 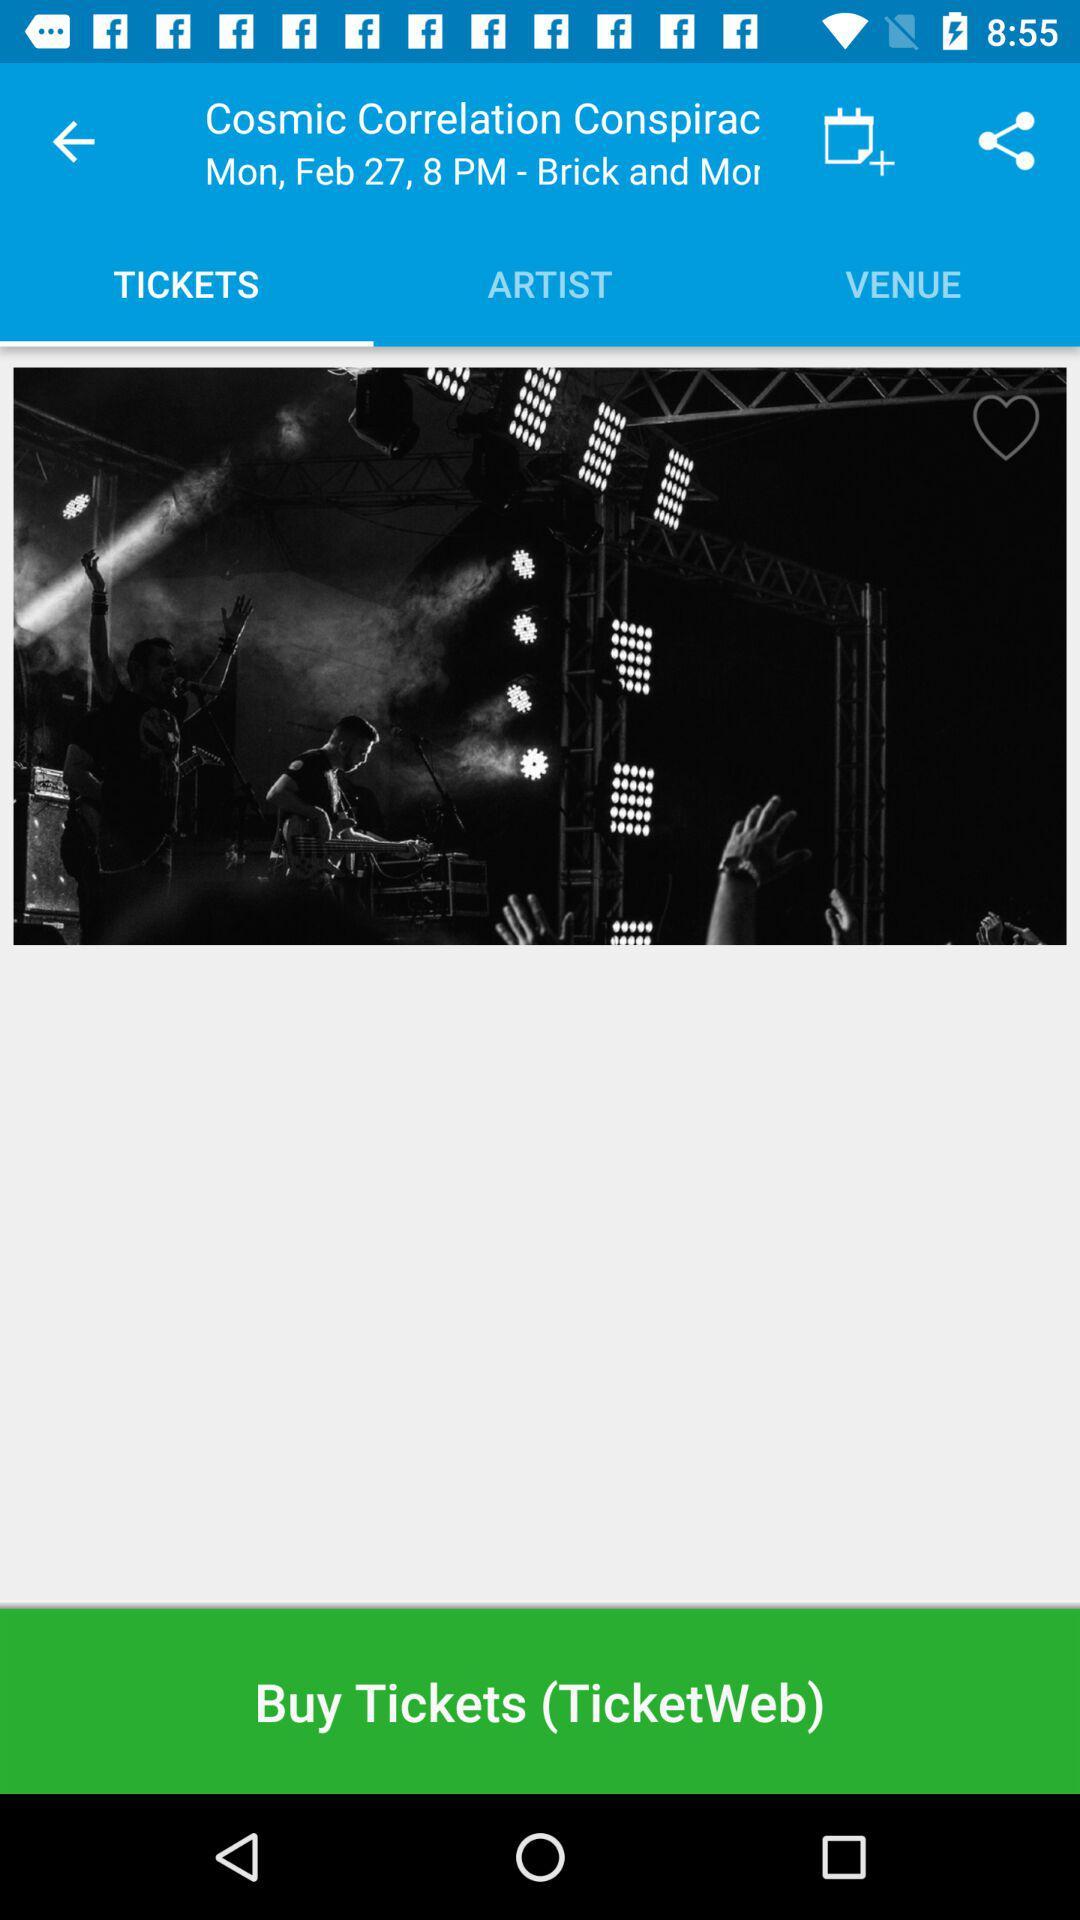 I want to click on to favorites, so click(x=999, y=433).